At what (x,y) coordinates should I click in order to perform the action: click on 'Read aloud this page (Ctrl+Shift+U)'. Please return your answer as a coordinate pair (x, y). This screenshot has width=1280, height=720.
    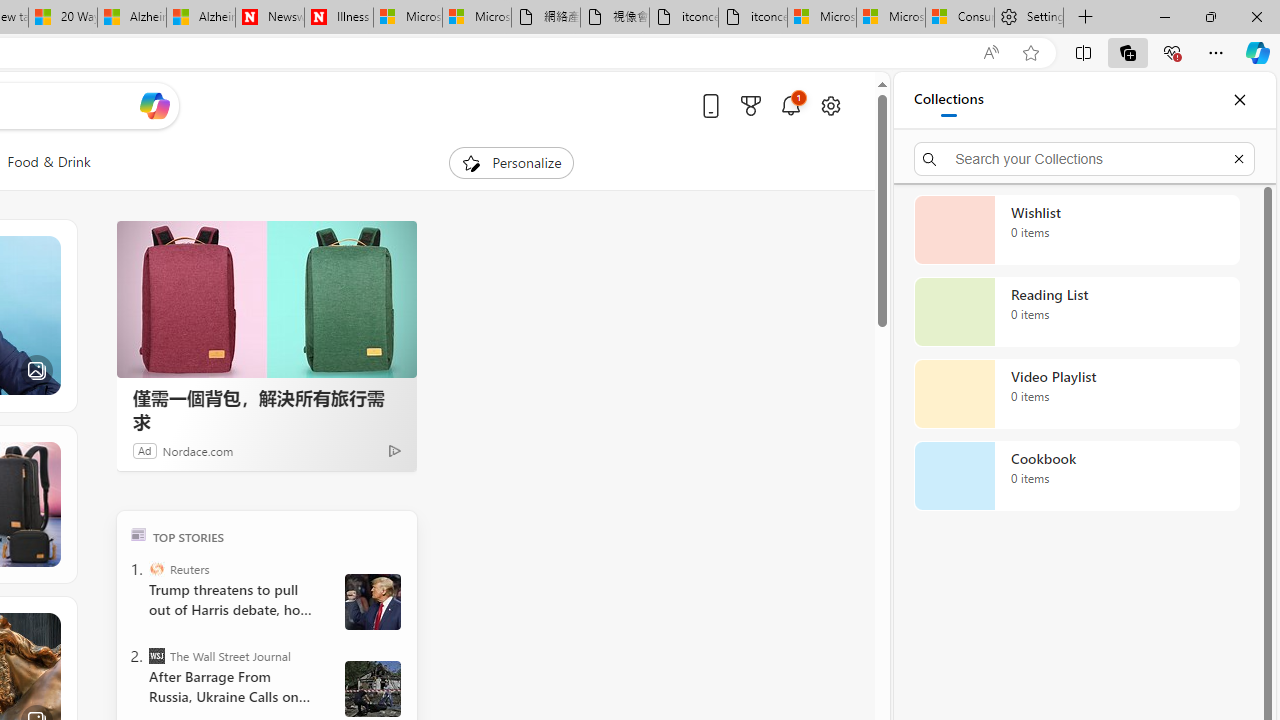
    Looking at the image, I should click on (991, 52).